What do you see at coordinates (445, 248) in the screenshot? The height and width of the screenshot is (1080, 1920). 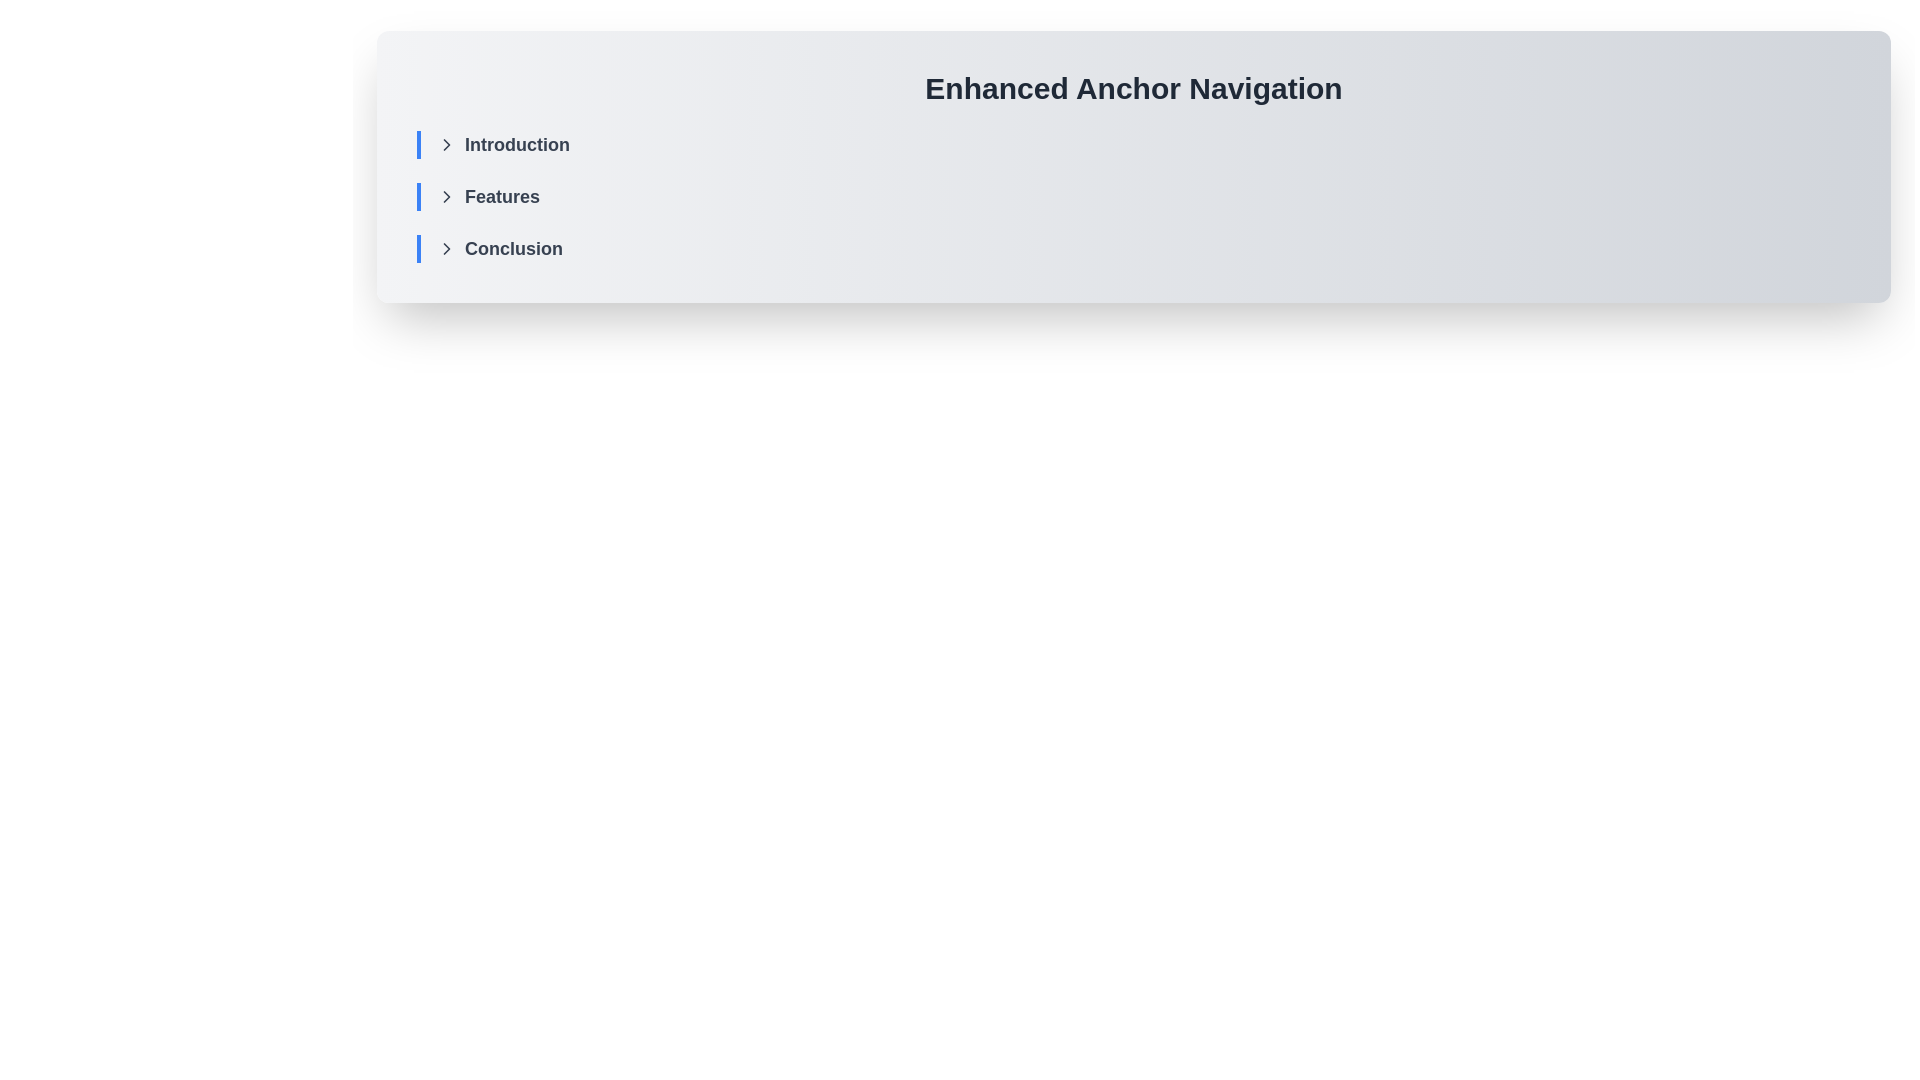 I see `the small right-pointing chevron arrow icon located next to the 'Conclusion' text in the navigation menu` at bounding box center [445, 248].